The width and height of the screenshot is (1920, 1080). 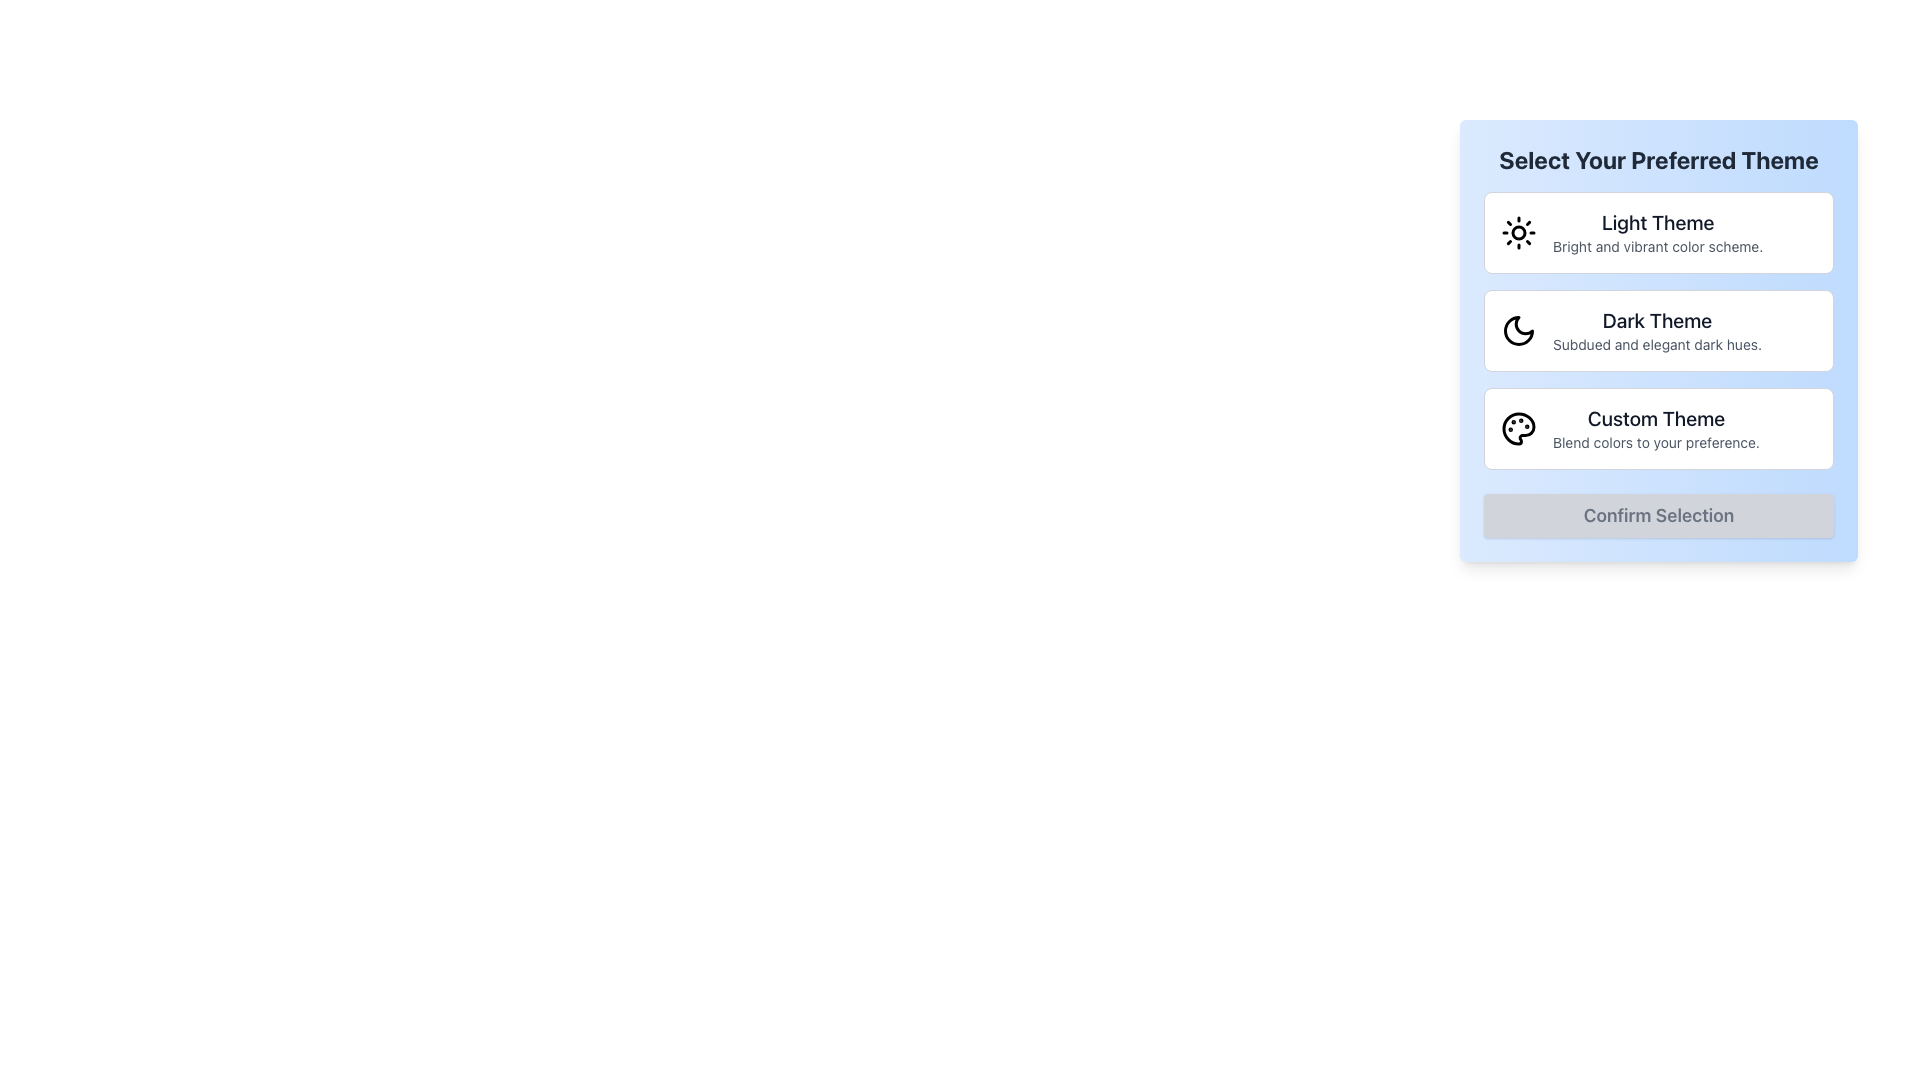 What do you see at coordinates (1656, 418) in the screenshot?
I see `the text label that describes the third theme option titled 'Blend colors to your preference.' in the theme selection interface` at bounding box center [1656, 418].